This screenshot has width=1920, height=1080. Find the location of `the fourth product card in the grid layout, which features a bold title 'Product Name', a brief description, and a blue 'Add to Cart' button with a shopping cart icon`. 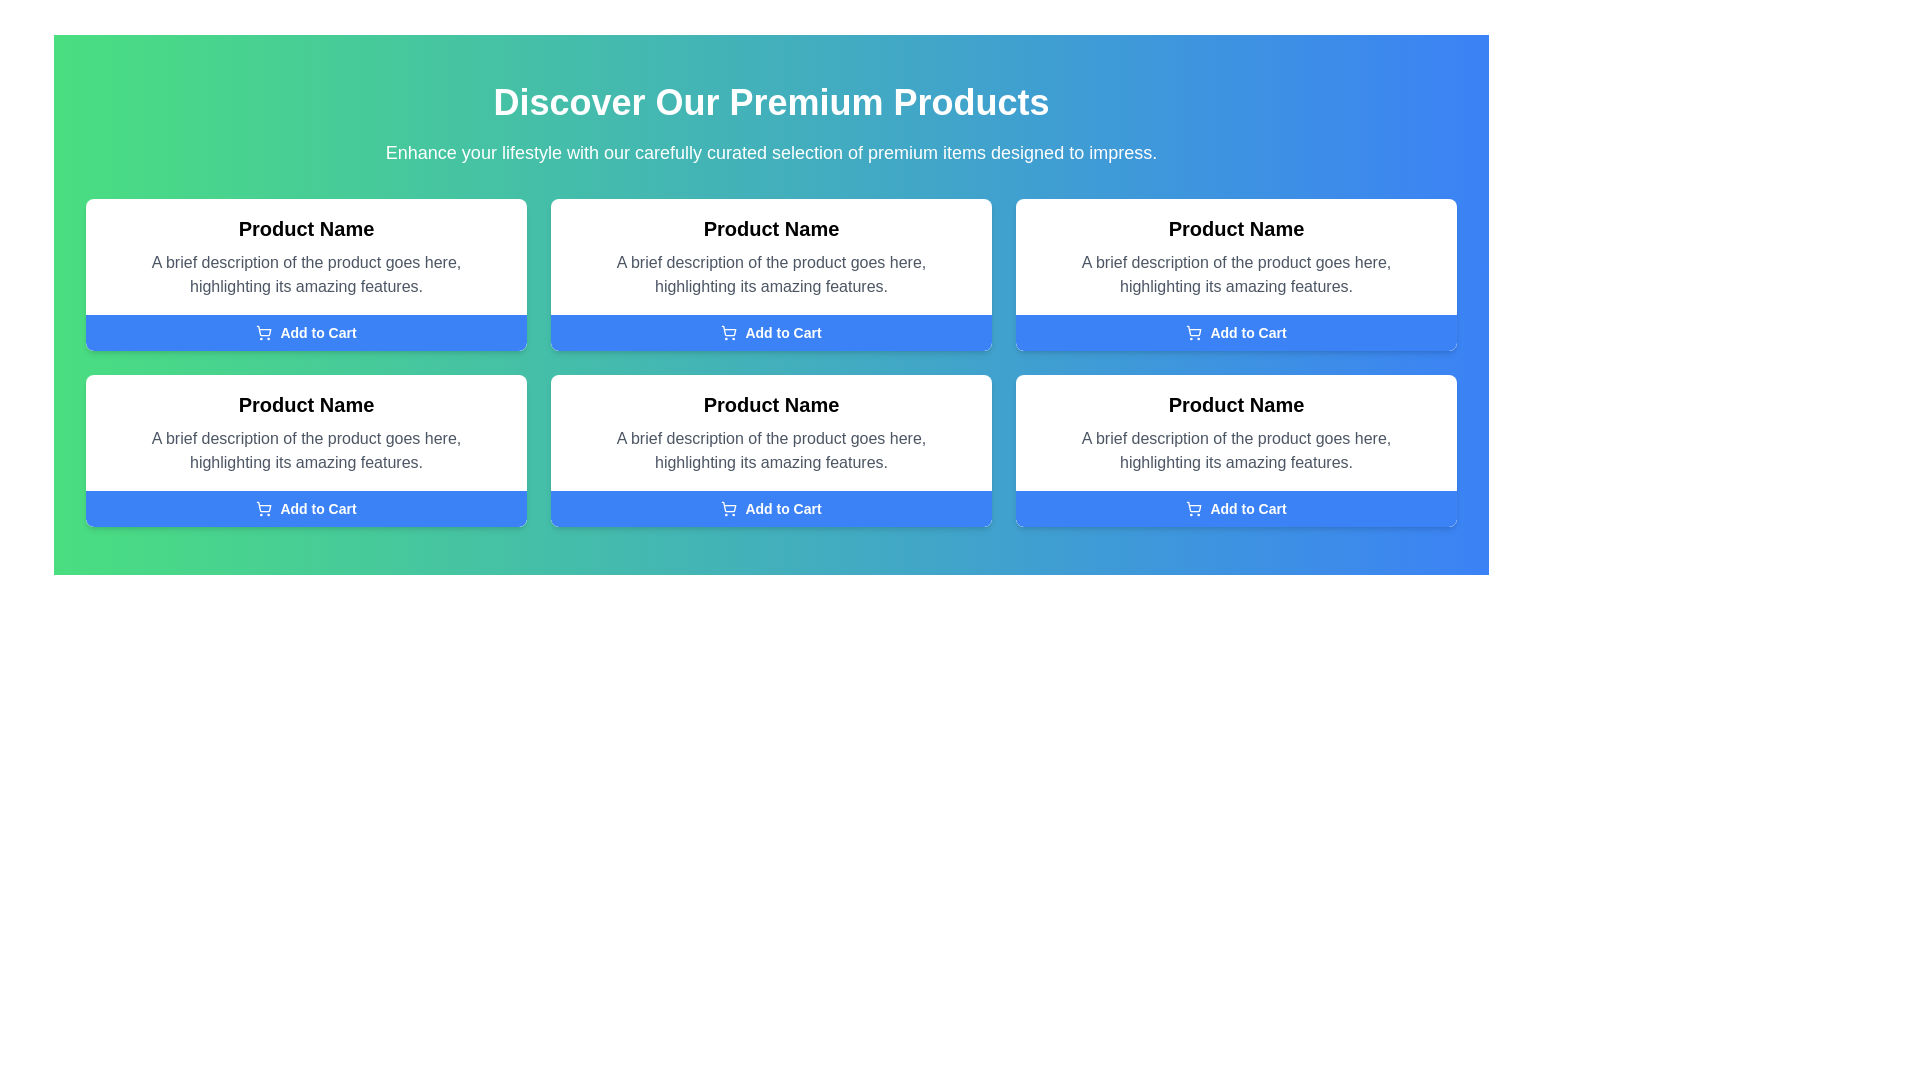

the fourth product card in the grid layout, which features a bold title 'Product Name', a brief description, and a blue 'Add to Cart' button with a shopping cart icon is located at coordinates (770, 451).